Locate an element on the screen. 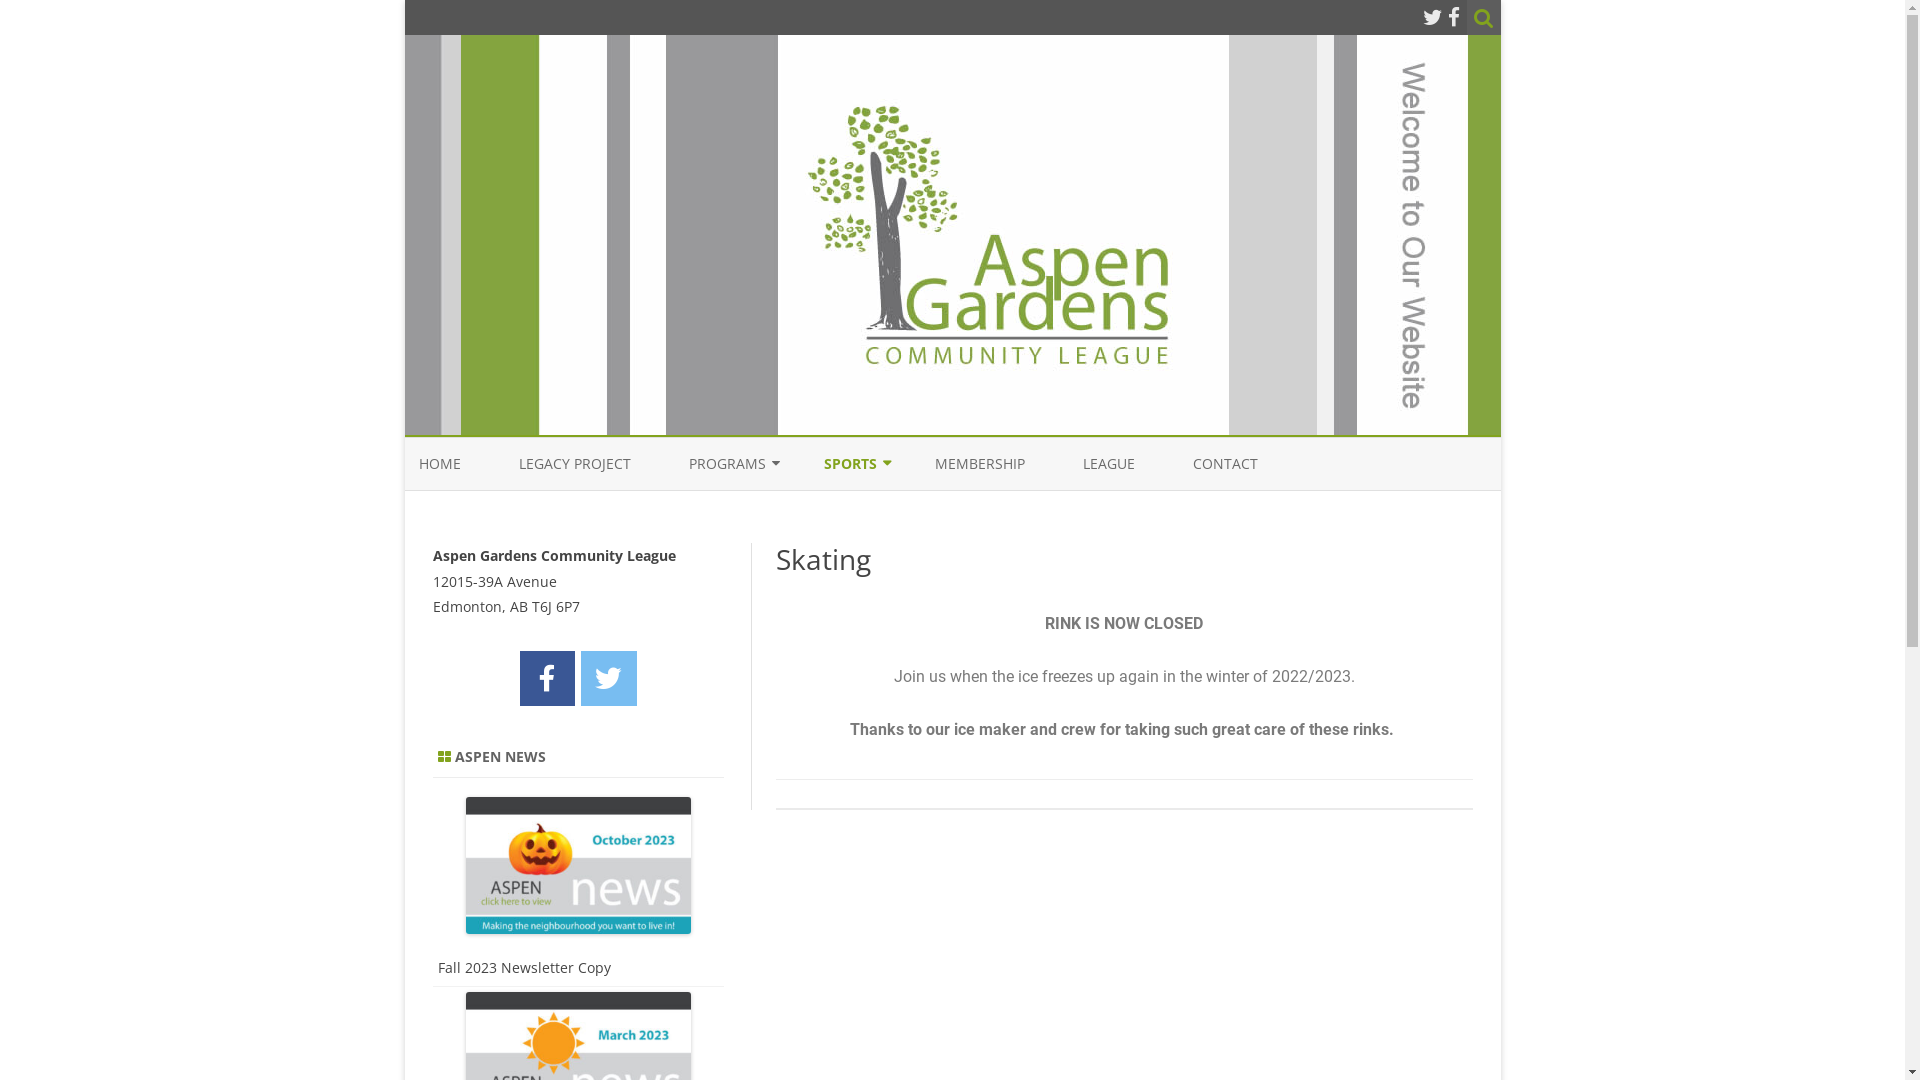 This screenshot has height=1080, width=1920. 'Aspen Gardens Community League on Twitter' is located at coordinates (607, 677).